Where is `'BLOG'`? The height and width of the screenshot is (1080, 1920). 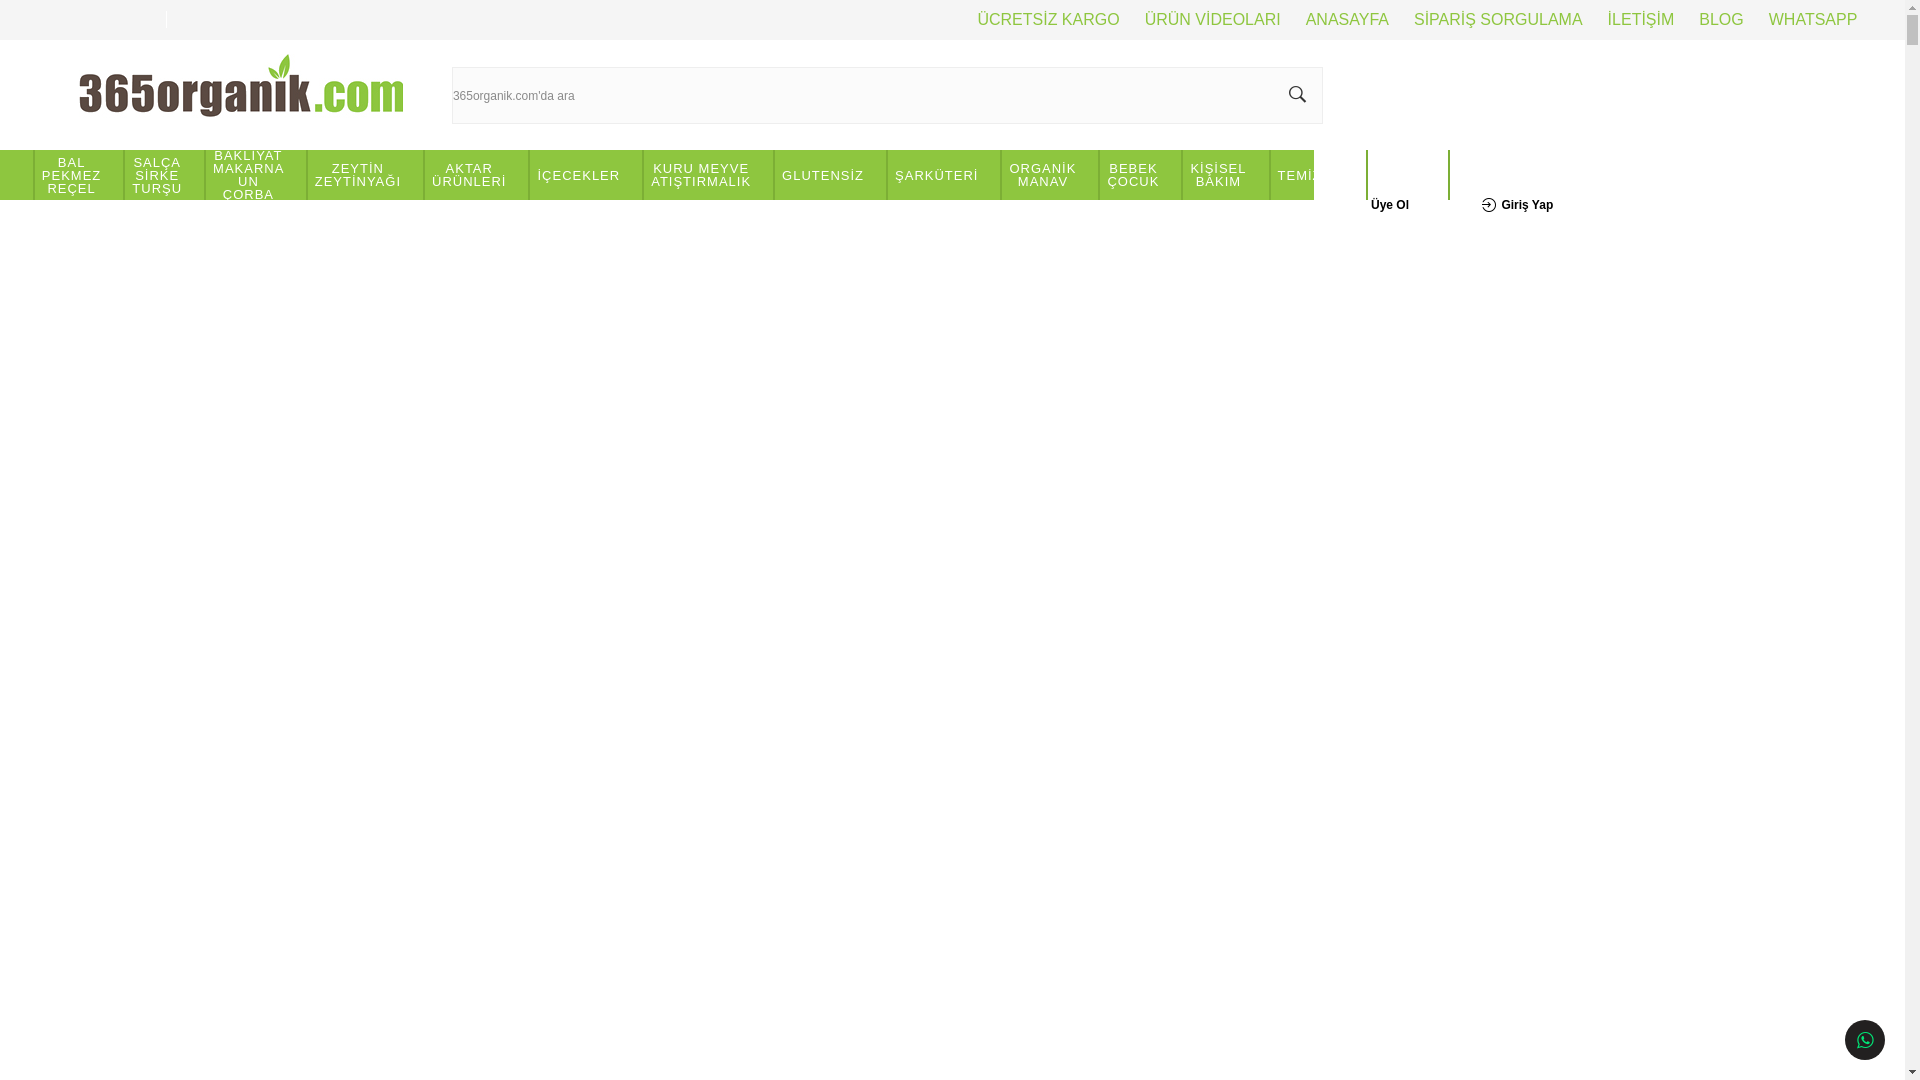
'BLOG' is located at coordinates (1707, 19).